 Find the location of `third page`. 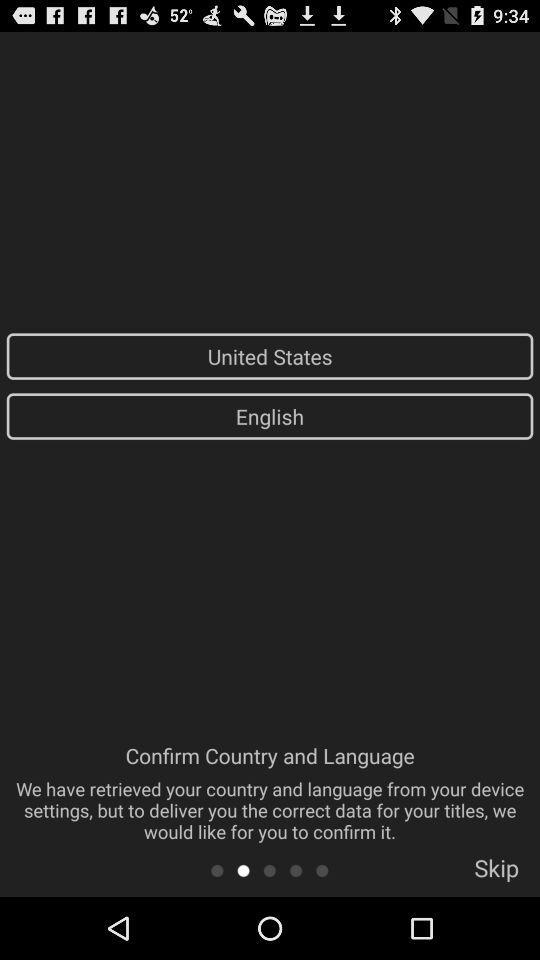

third page is located at coordinates (269, 869).